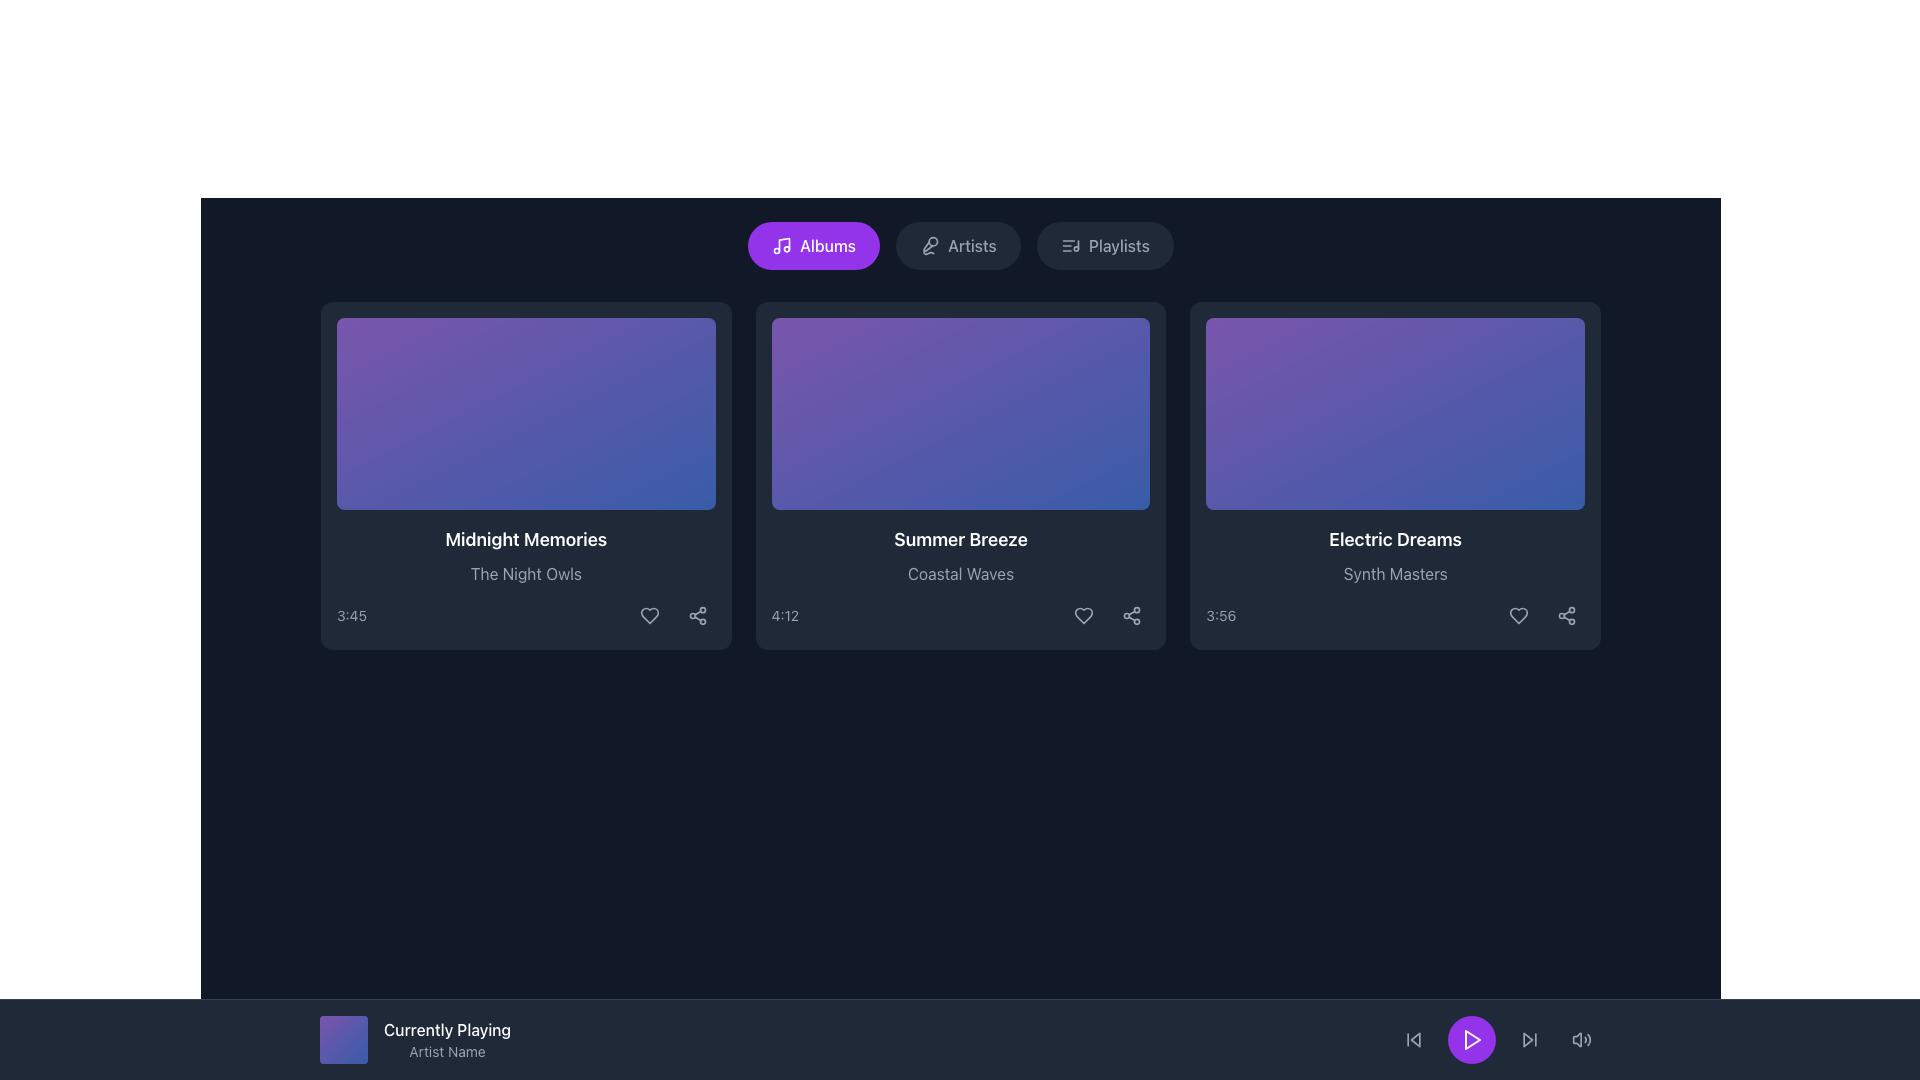 Image resolution: width=1920 pixels, height=1080 pixels. I want to click on the Text label within the button that indicates navigation to Playlists, located in the third position of the horizontal navigation bar at the top of the interface, so click(1118, 245).